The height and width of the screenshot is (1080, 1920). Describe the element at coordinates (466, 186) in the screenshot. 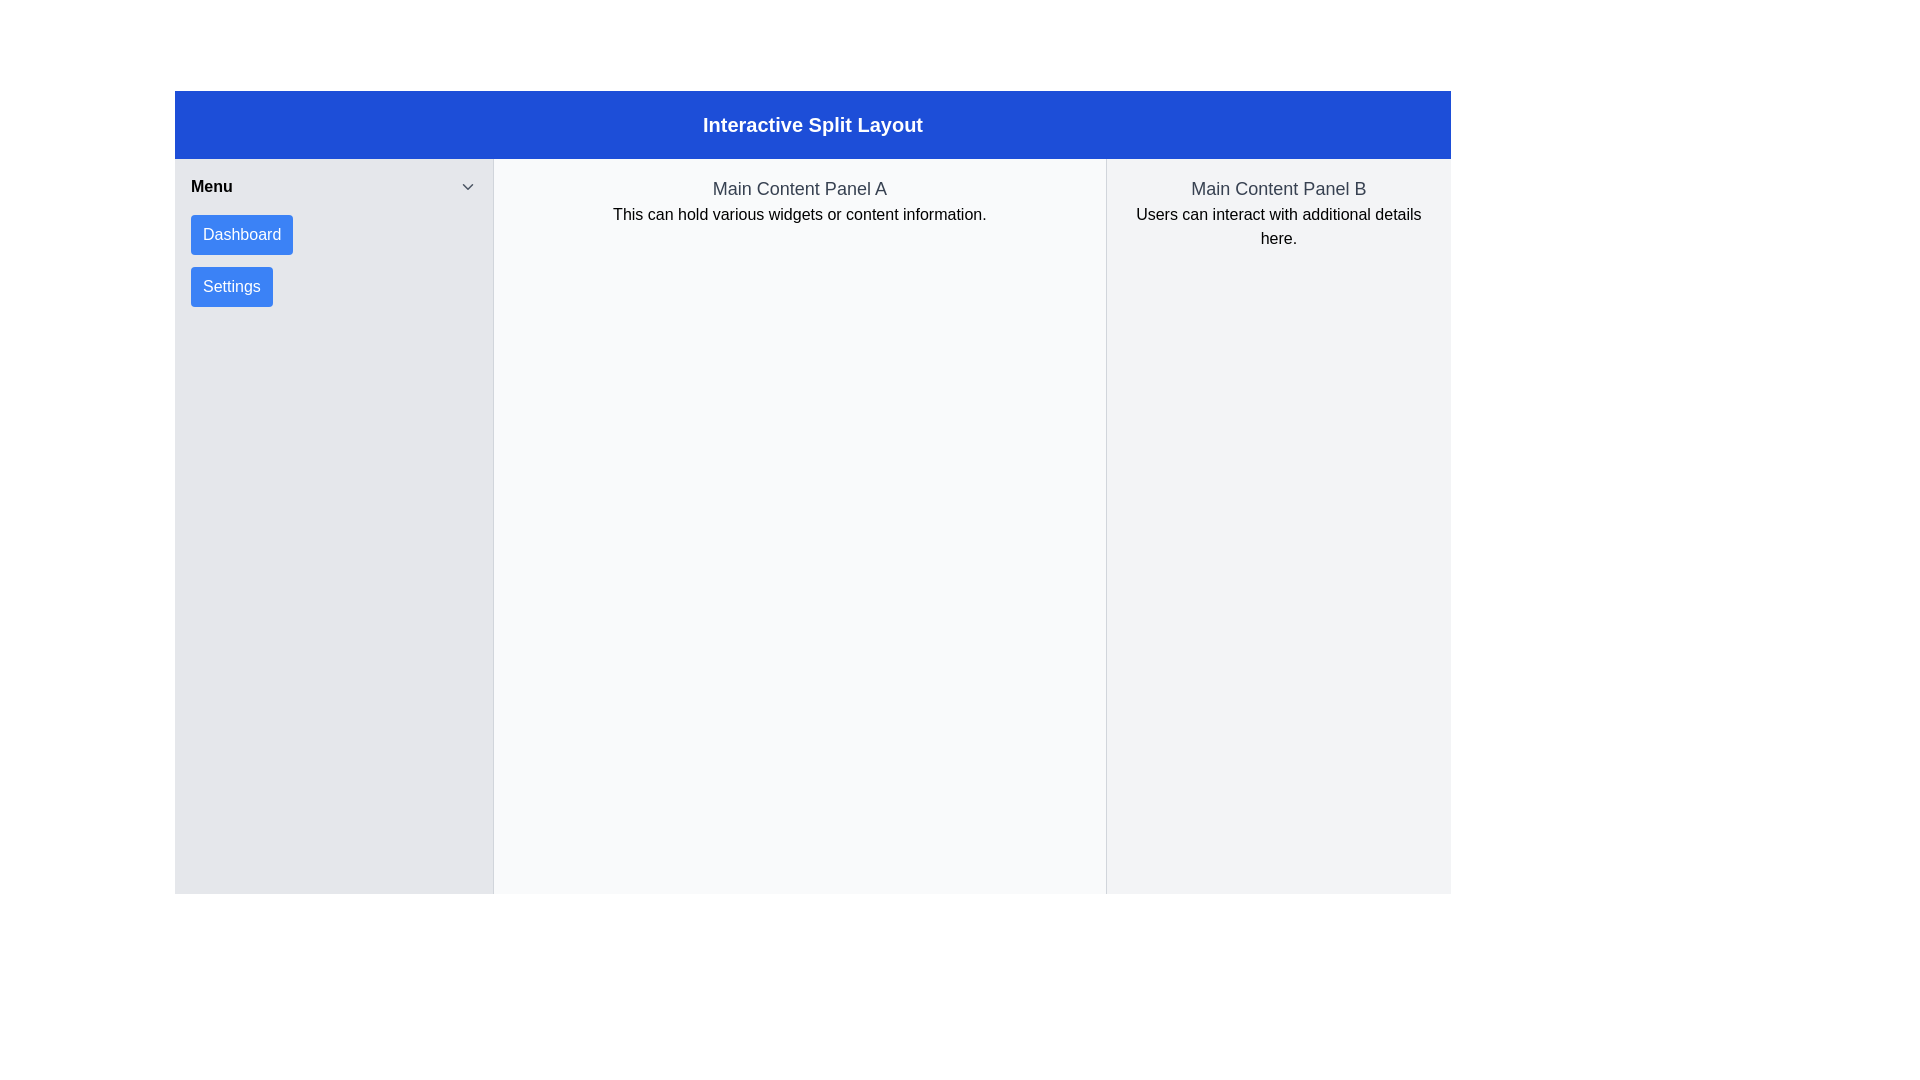

I see `the Chevron Icon located to the far-right of the 'Menu' label` at that location.